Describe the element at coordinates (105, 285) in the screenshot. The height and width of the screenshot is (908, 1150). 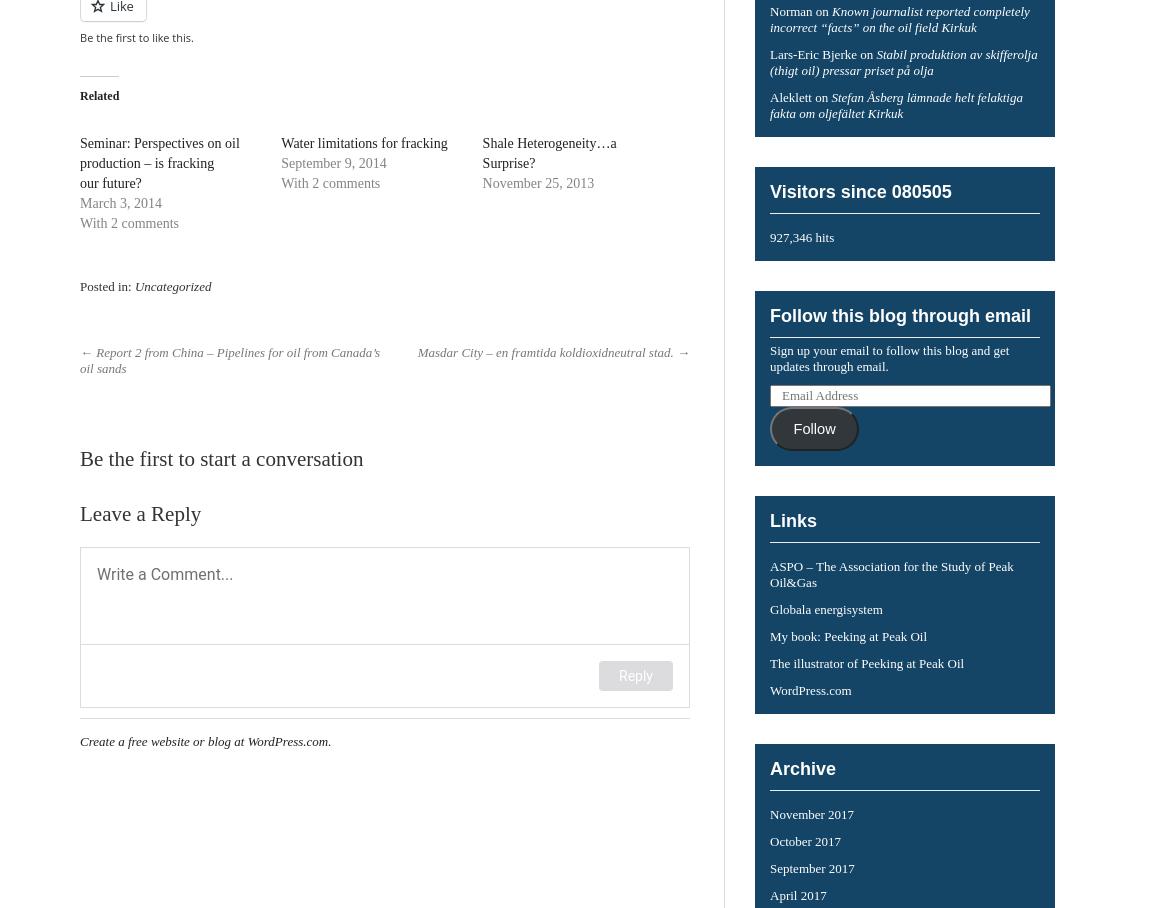
I see `'Posted in:'` at that location.